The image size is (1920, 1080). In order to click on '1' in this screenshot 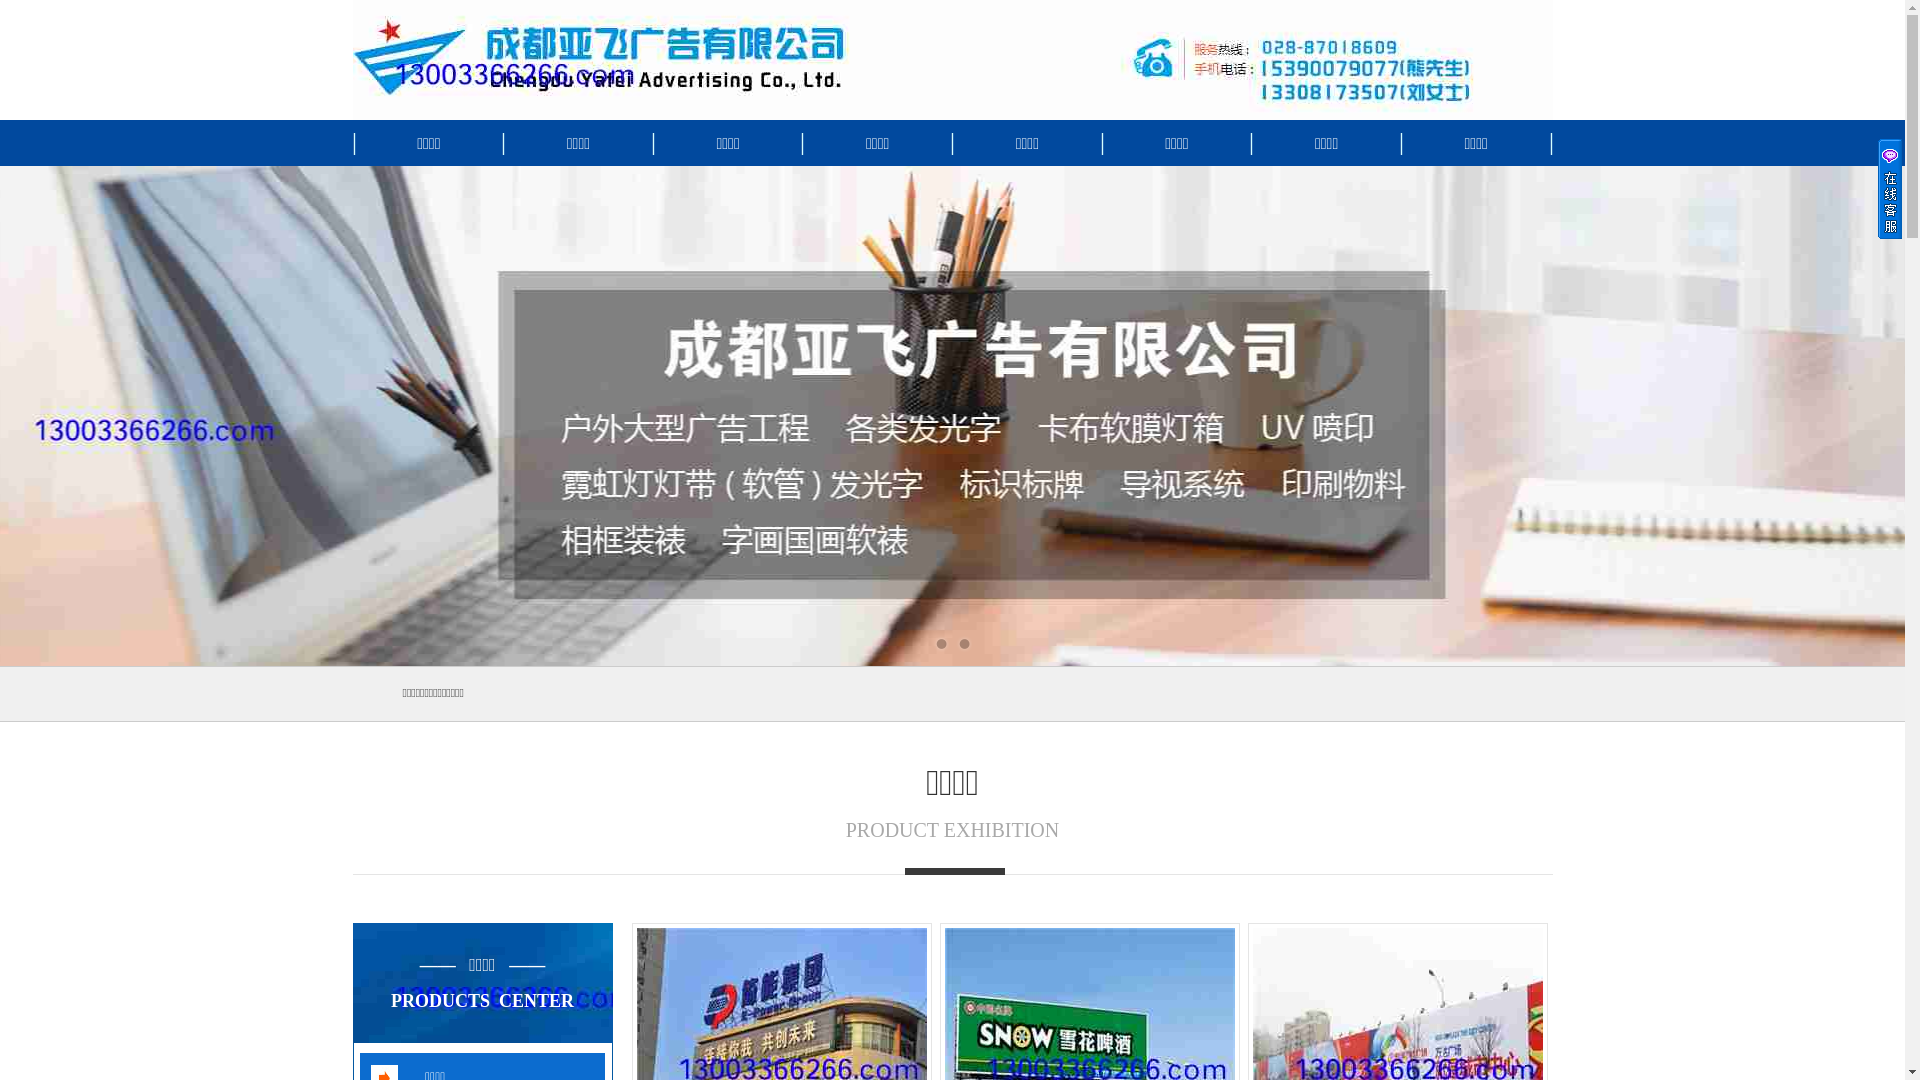, I will do `click(939, 644)`.